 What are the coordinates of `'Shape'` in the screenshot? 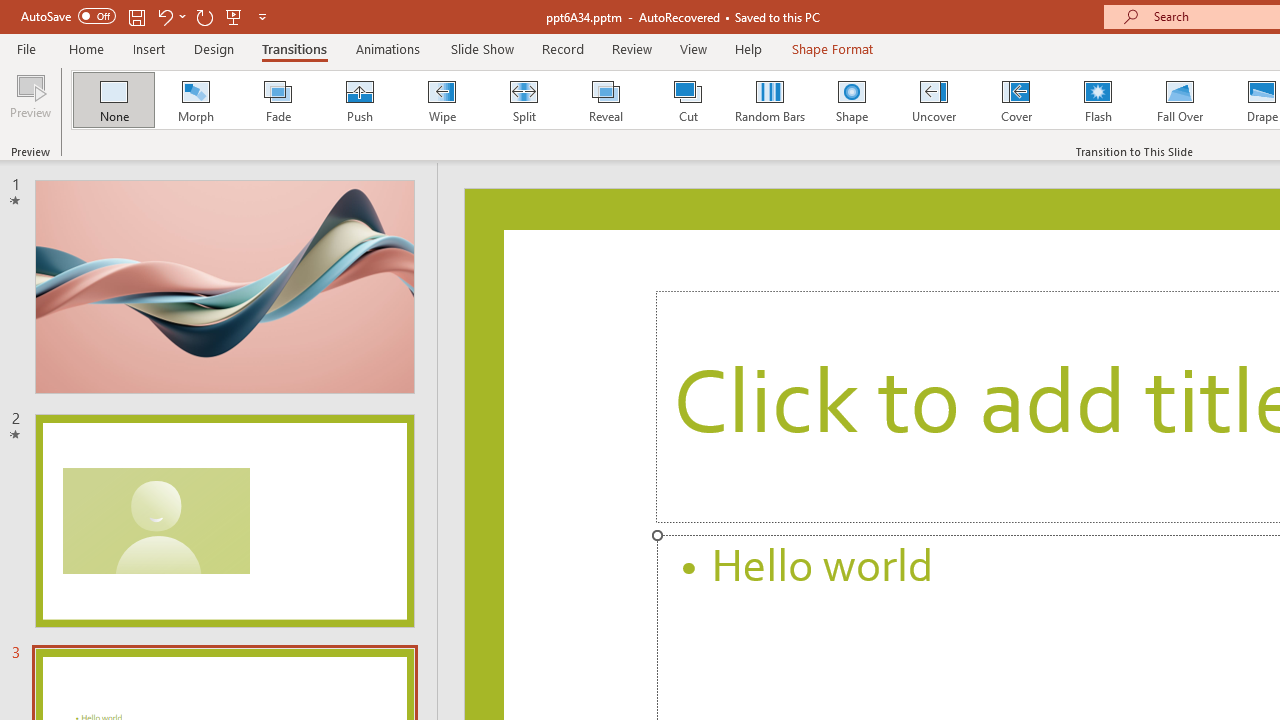 It's located at (852, 100).